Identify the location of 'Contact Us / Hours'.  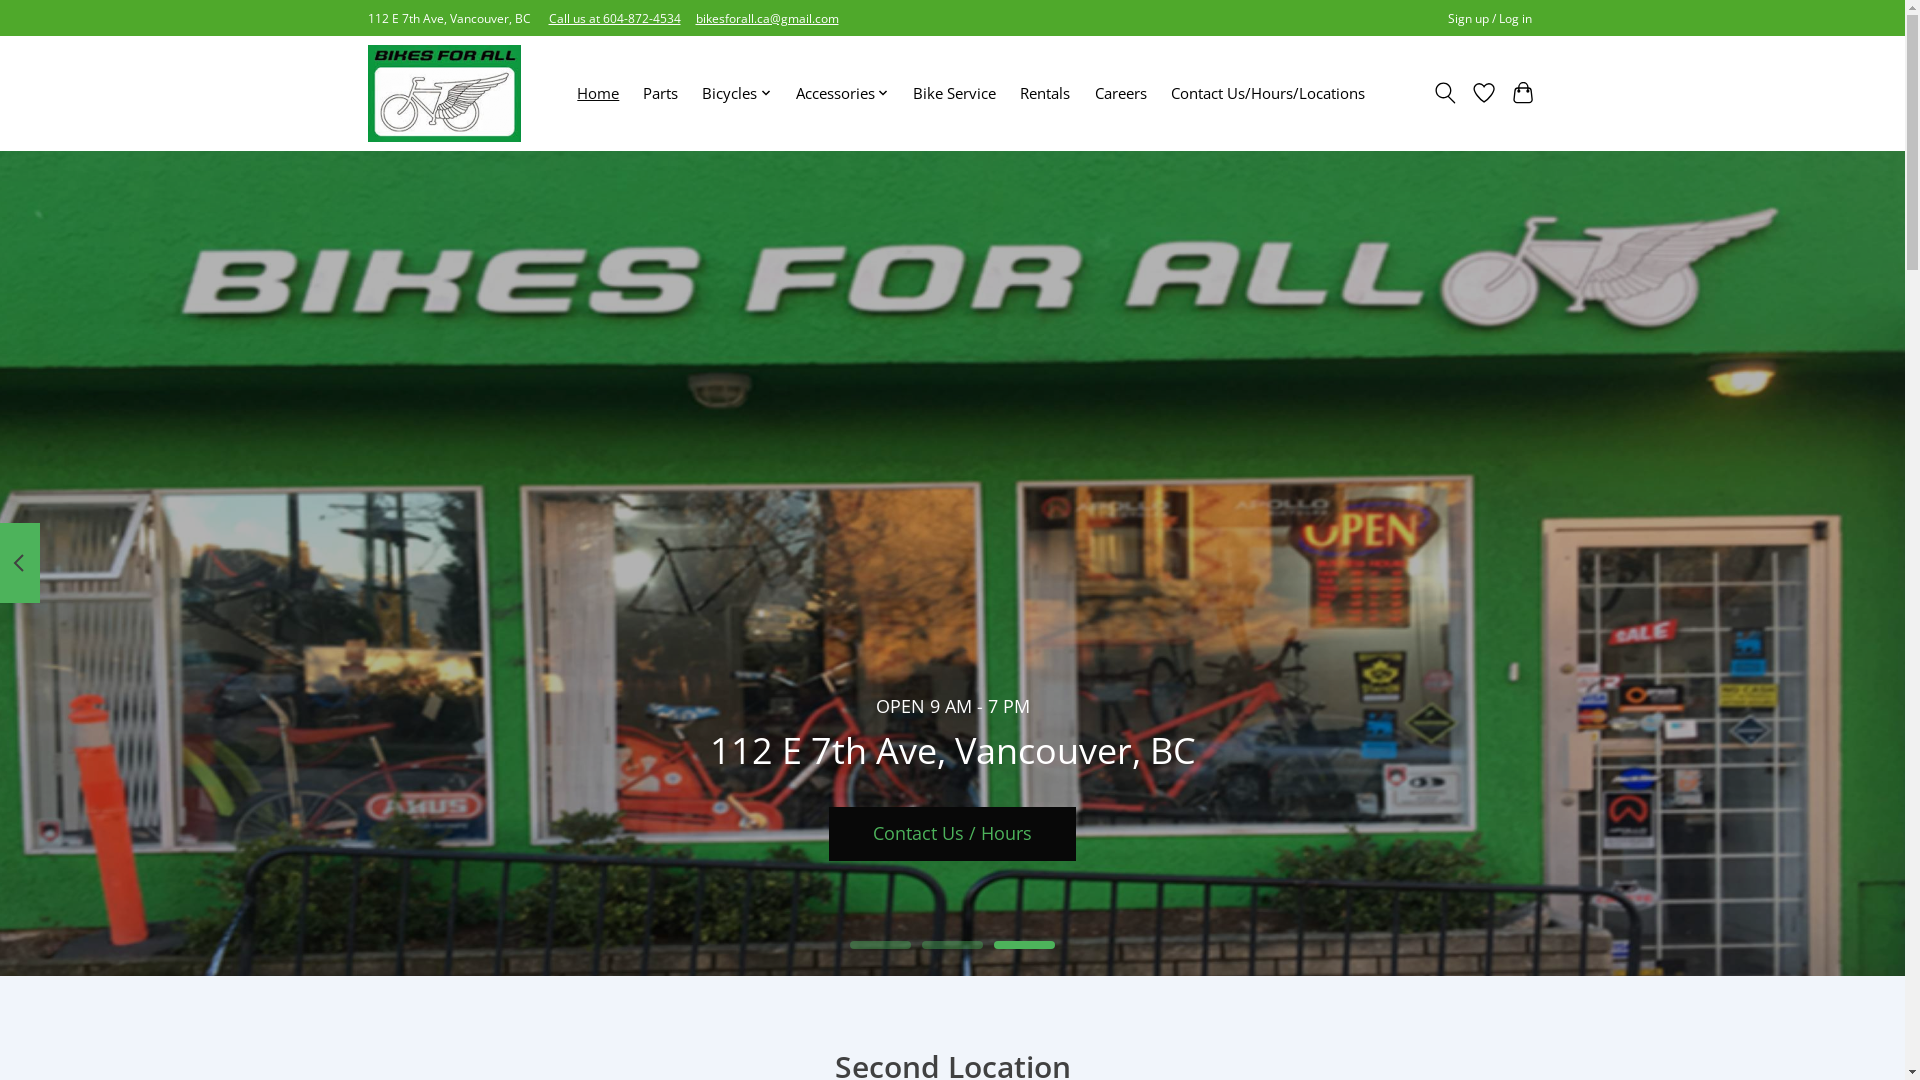
(951, 833).